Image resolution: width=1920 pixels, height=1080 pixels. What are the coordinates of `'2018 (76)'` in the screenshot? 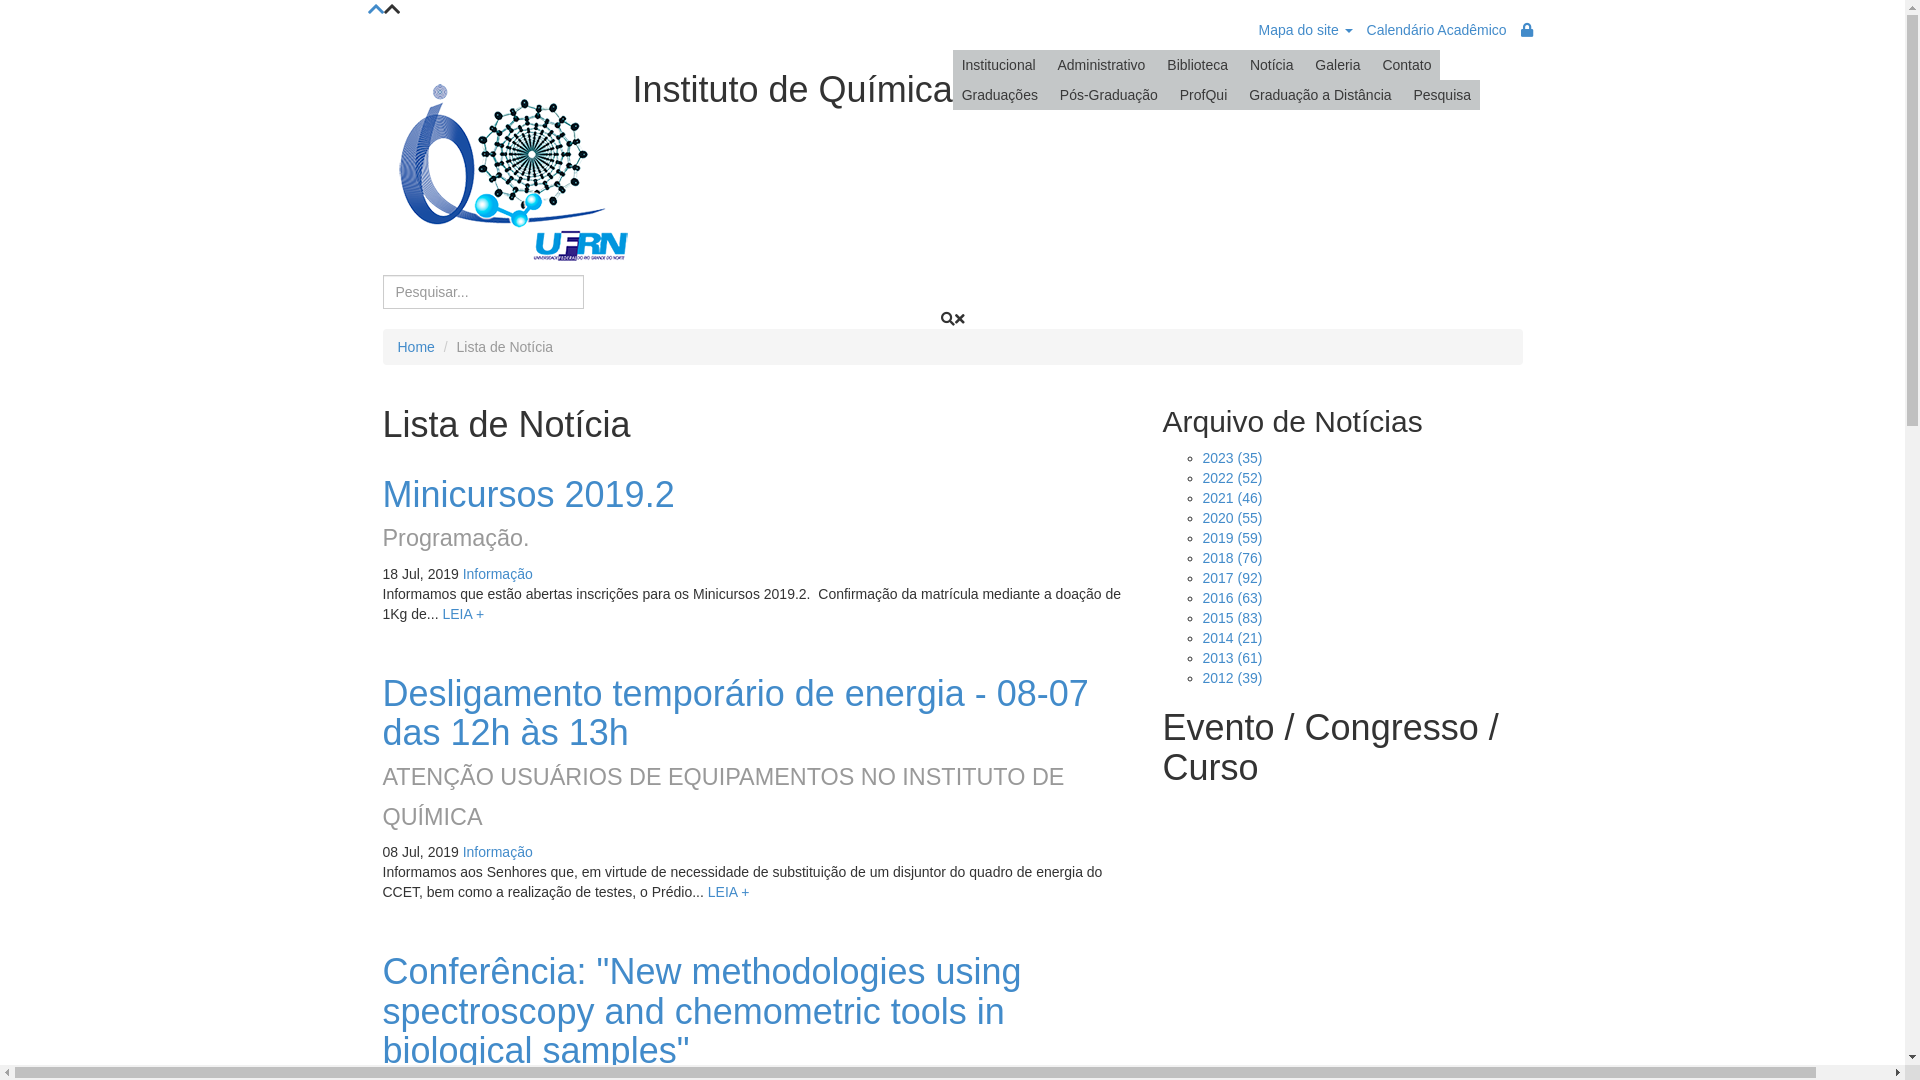 It's located at (1231, 558).